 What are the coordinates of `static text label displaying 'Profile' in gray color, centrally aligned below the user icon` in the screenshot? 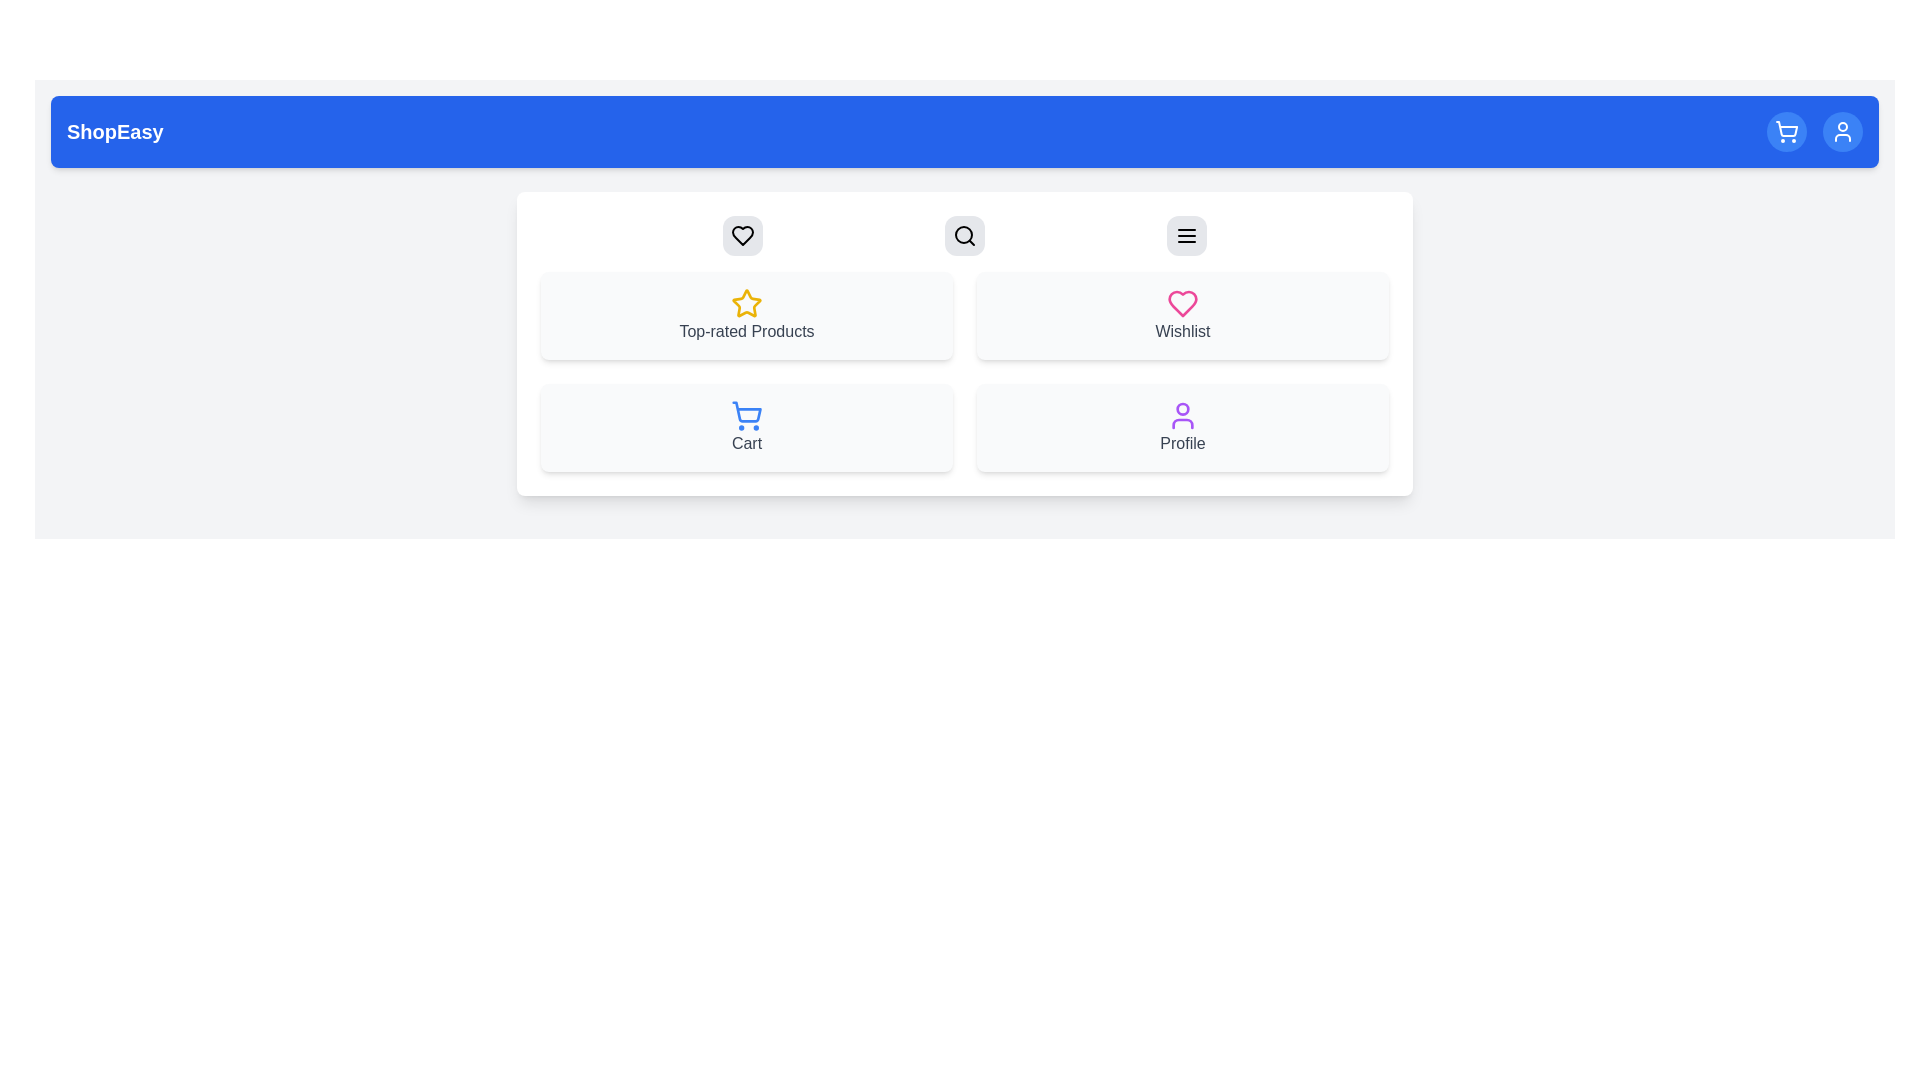 It's located at (1182, 442).